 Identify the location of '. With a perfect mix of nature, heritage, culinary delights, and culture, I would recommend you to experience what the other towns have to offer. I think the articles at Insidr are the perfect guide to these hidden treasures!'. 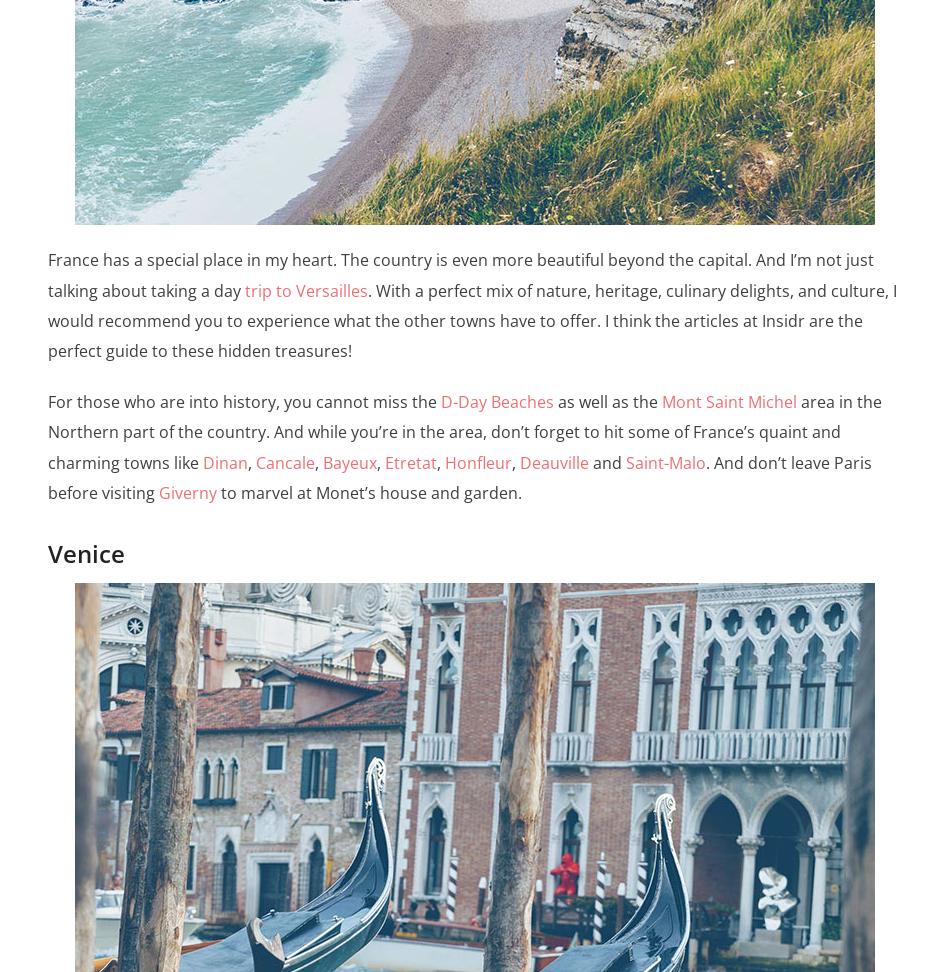
(47, 319).